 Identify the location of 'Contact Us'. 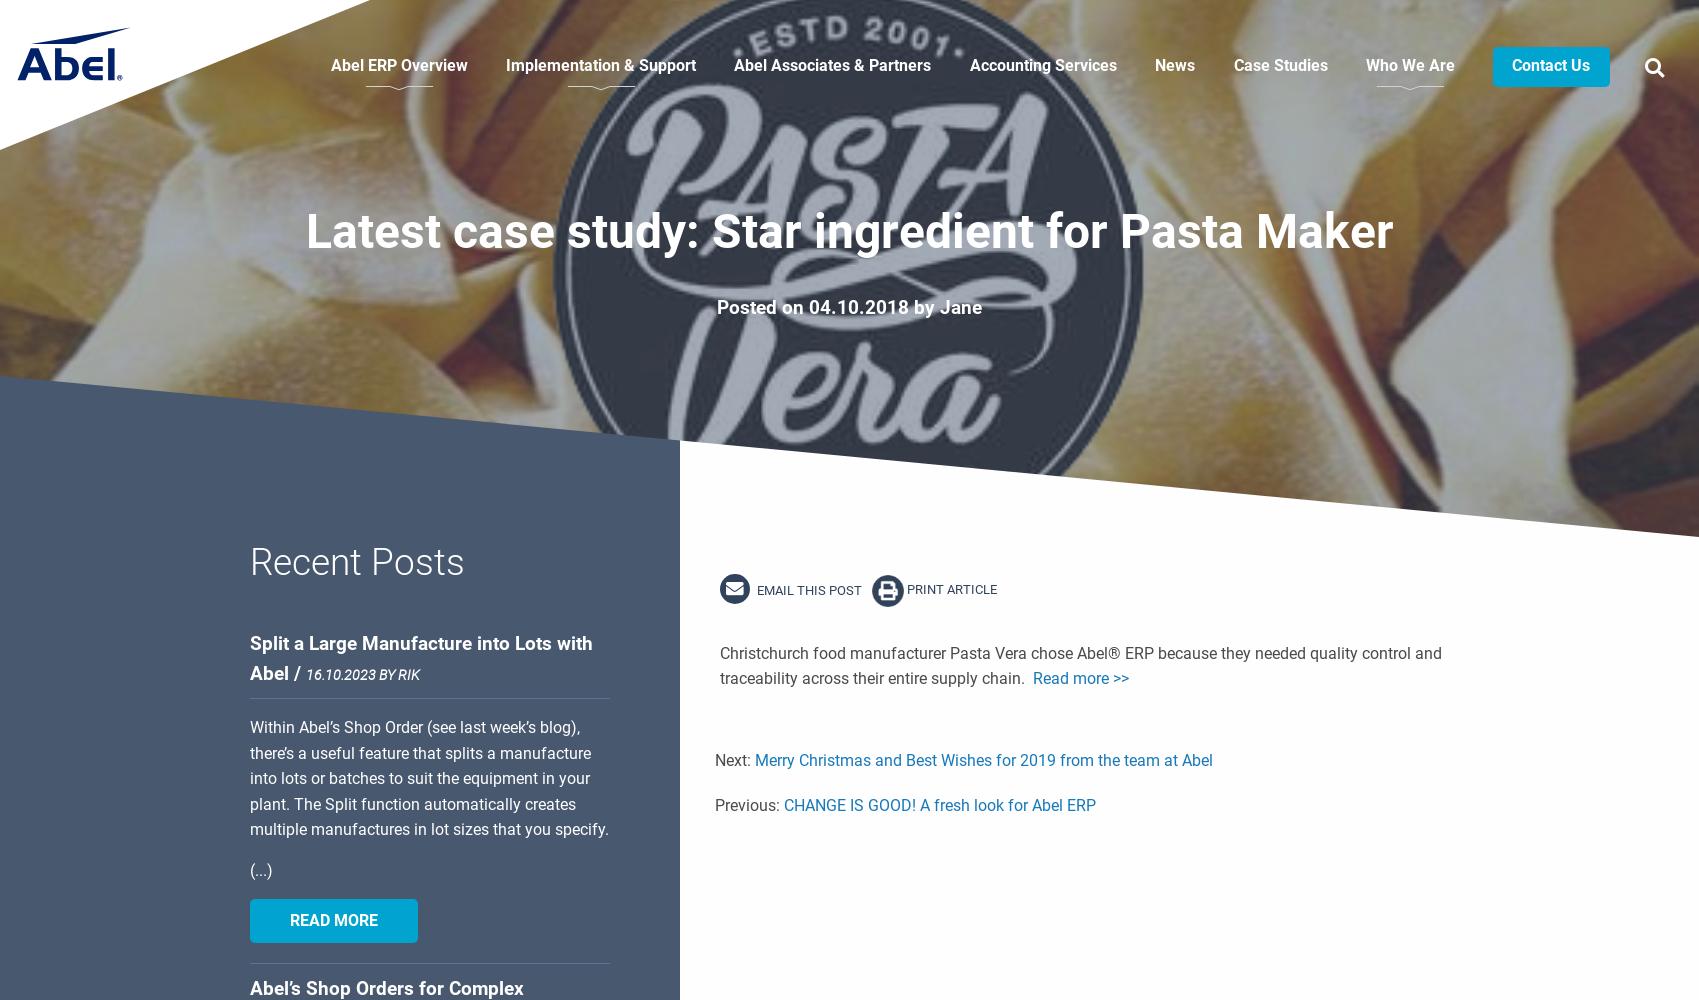
(1551, 64).